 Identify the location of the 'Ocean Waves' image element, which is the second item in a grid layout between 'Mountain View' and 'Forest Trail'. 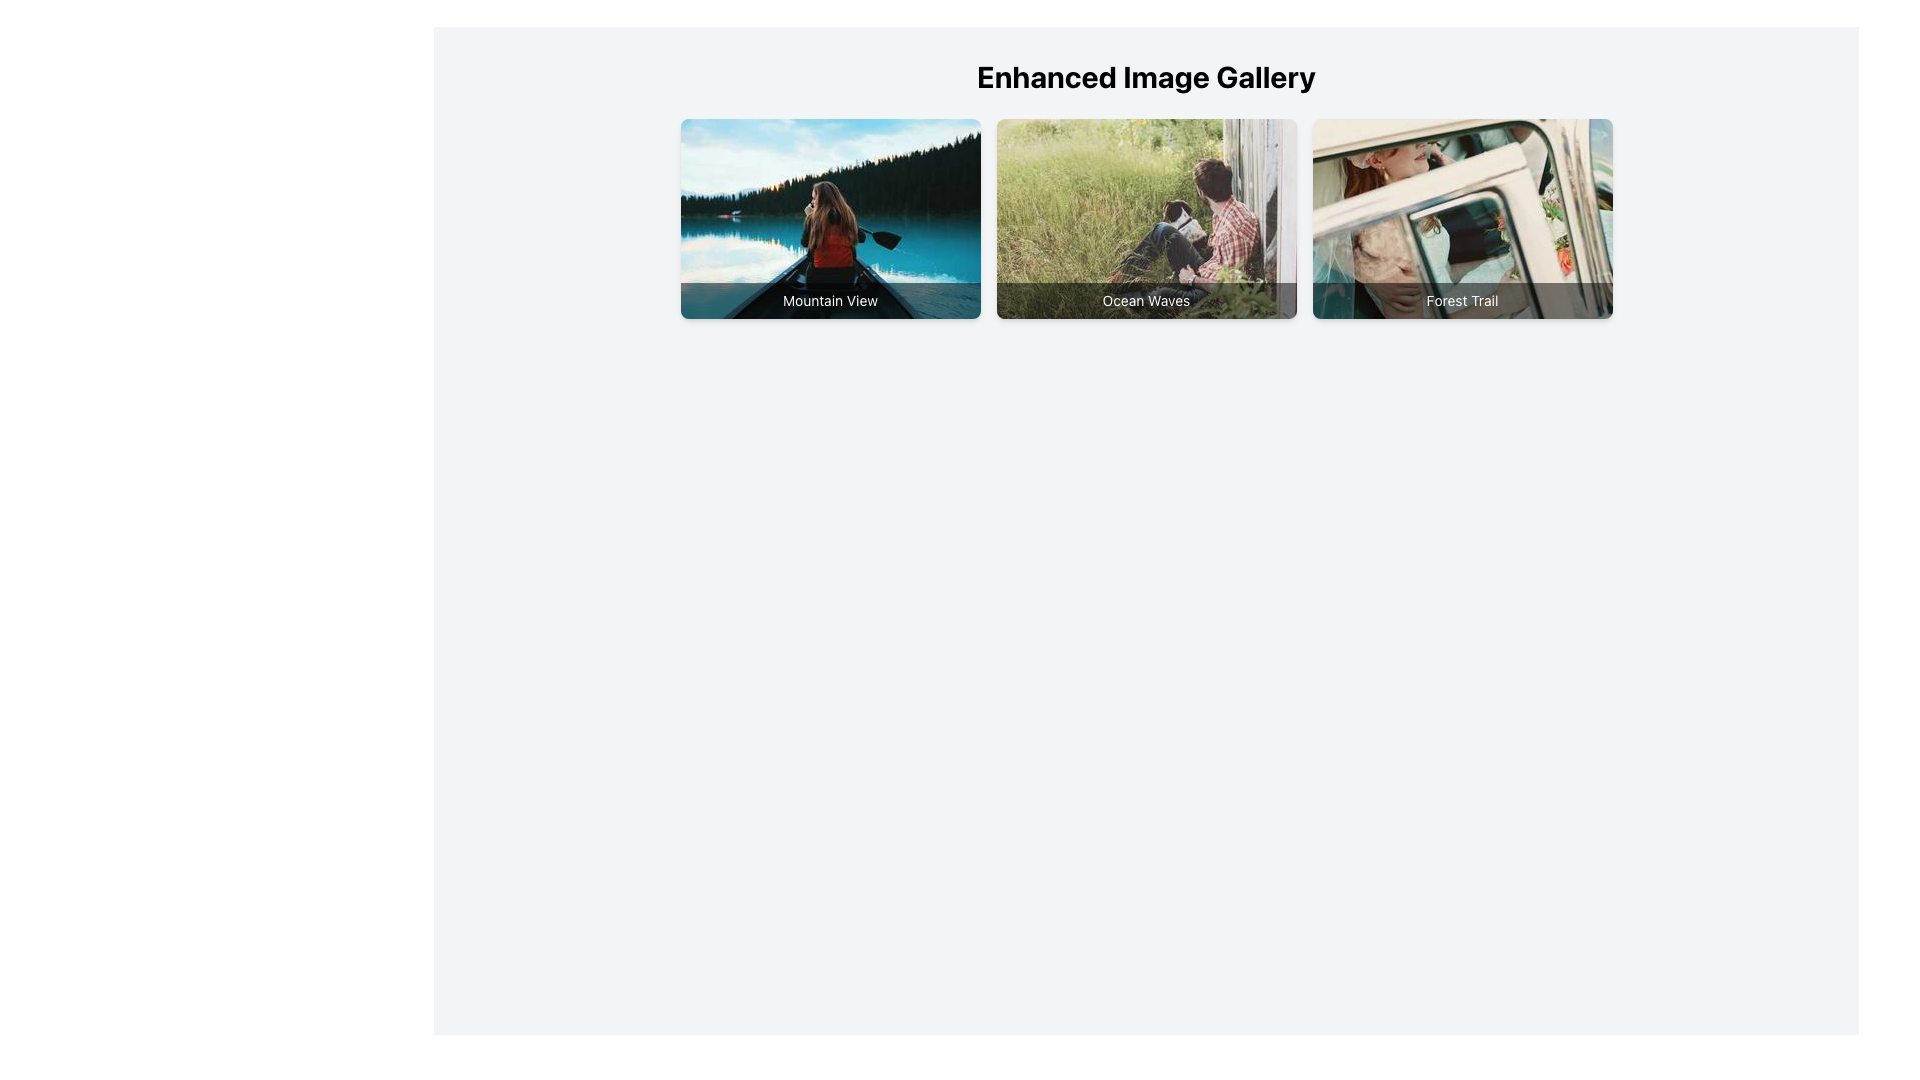
(1146, 219).